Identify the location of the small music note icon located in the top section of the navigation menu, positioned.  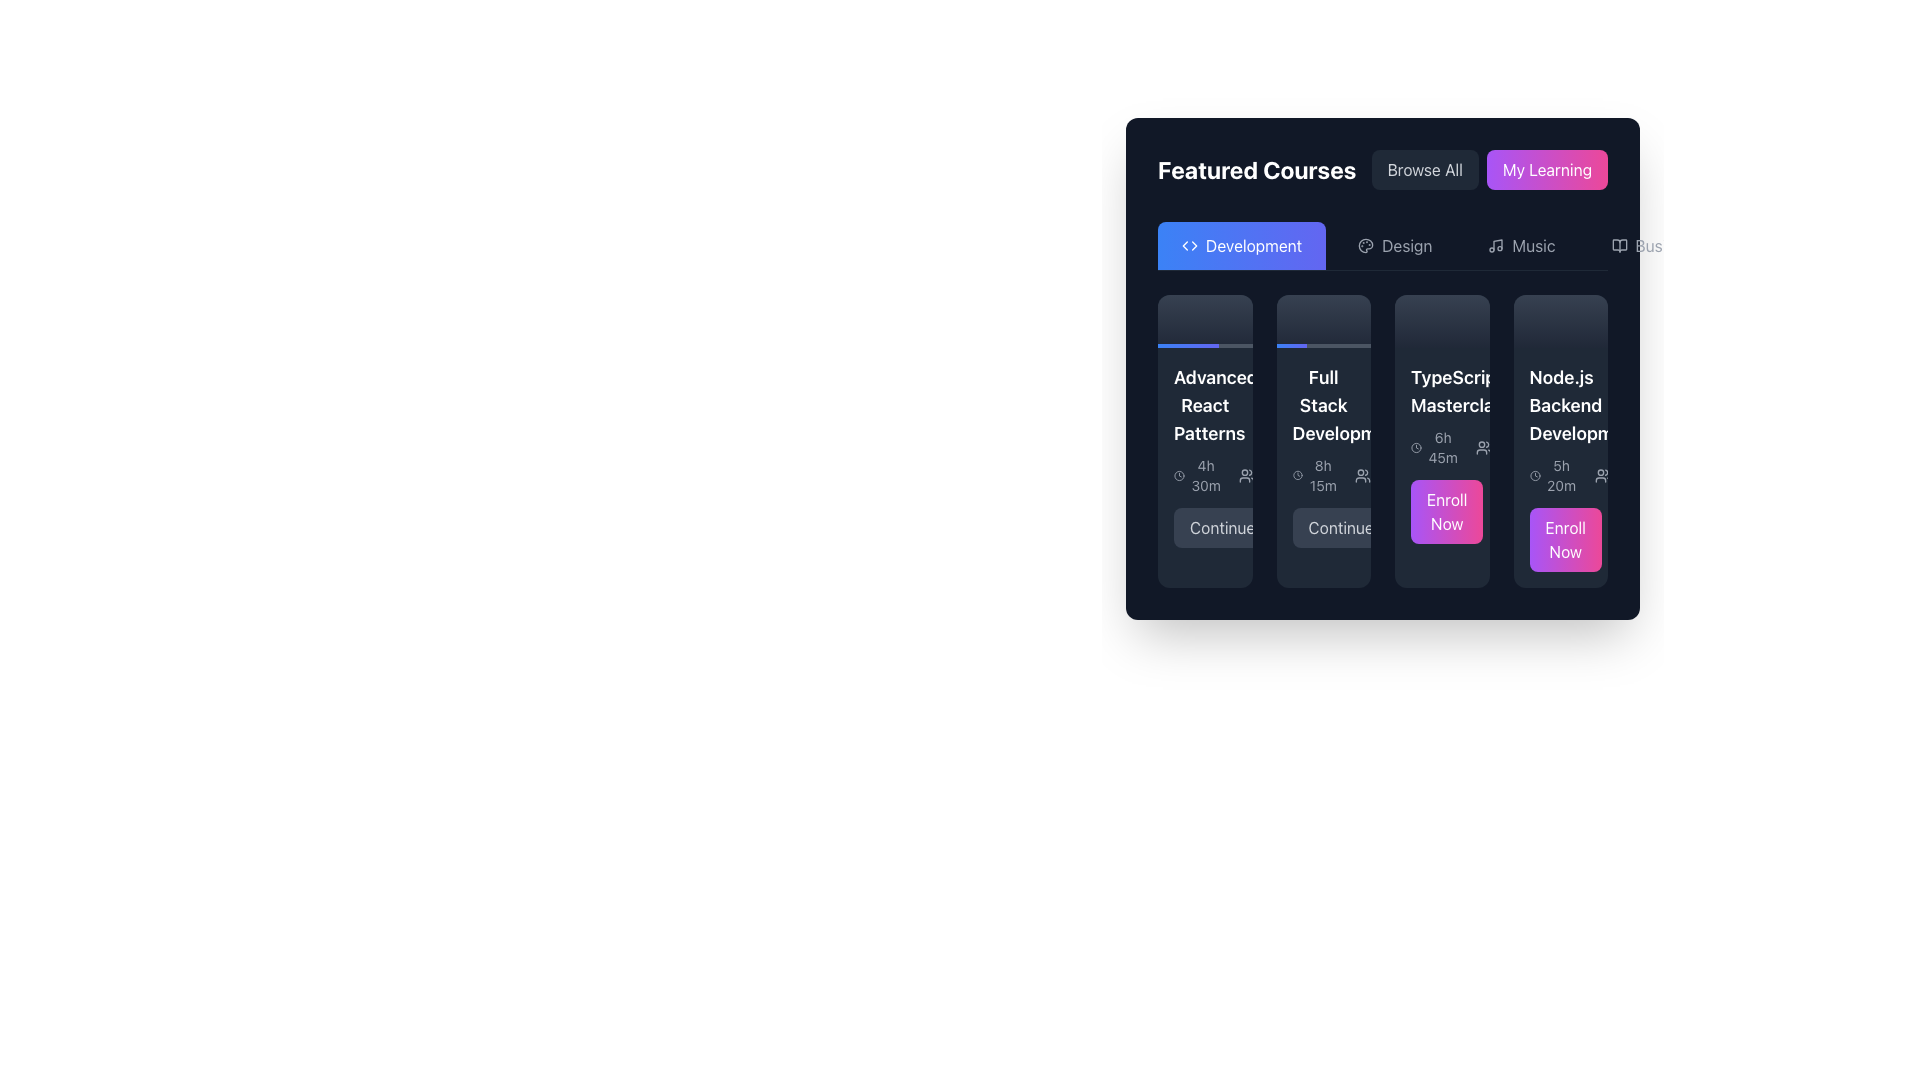
(1496, 245).